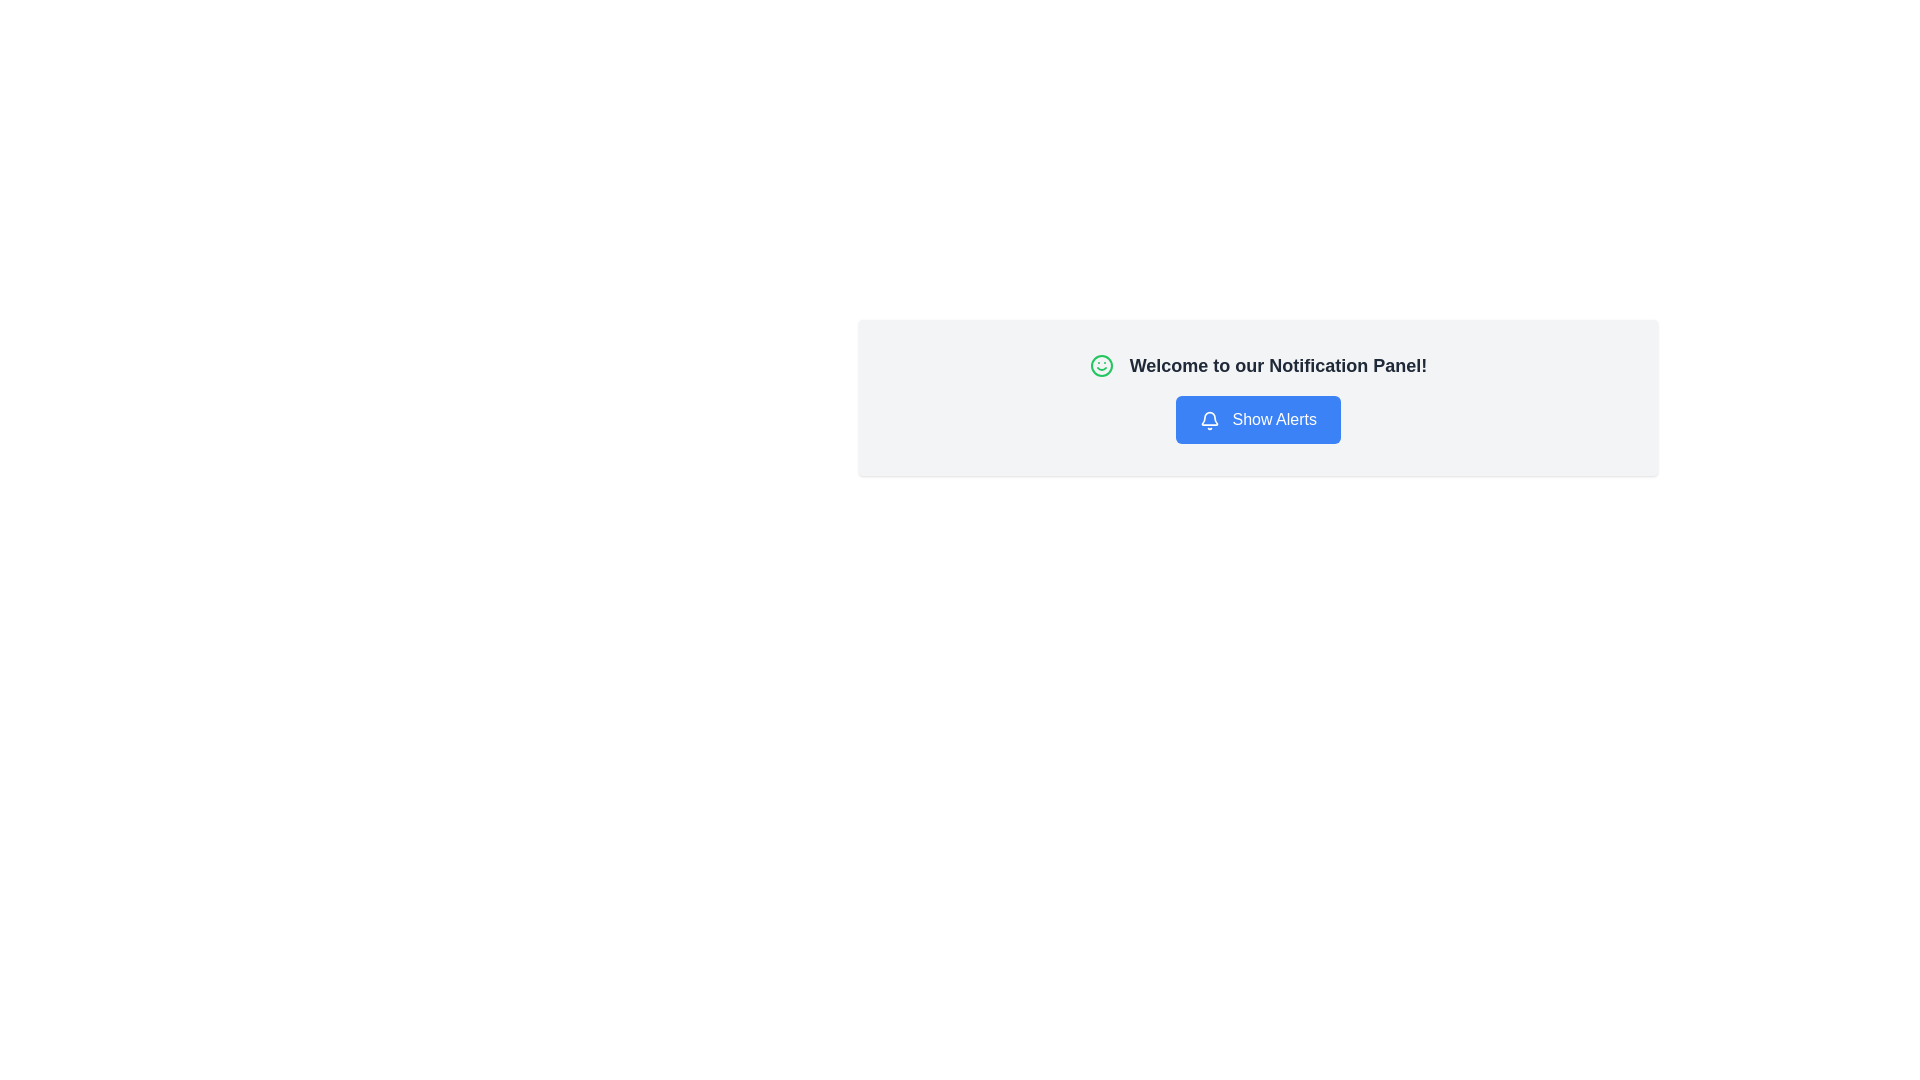  What do you see at coordinates (1257, 366) in the screenshot?
I see `greeting message 'Welcome to our Notification Panel!' which is displayed in bold, large-font text with a green smiley icon preceding it` at bounding box center [1257, 366].